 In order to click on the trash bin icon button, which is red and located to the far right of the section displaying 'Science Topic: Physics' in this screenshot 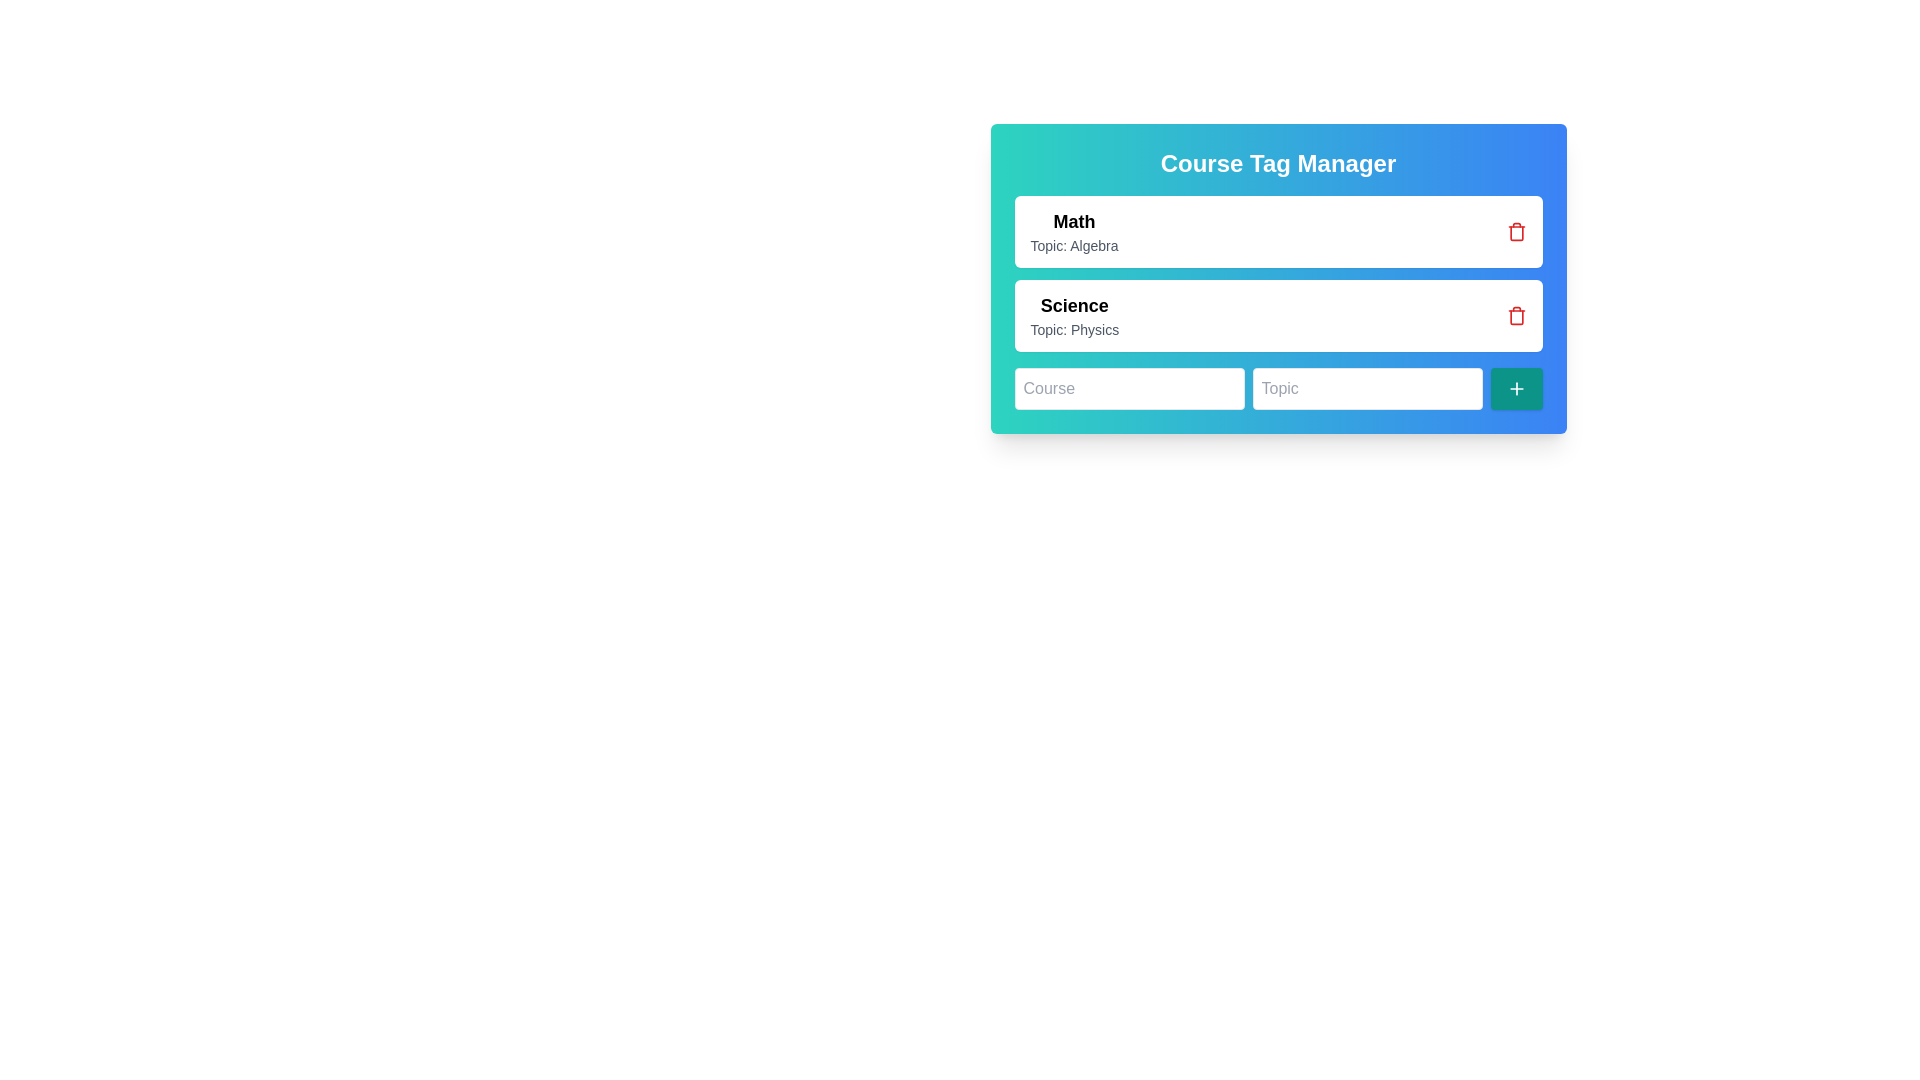, I will do `click(1516, 315)`.